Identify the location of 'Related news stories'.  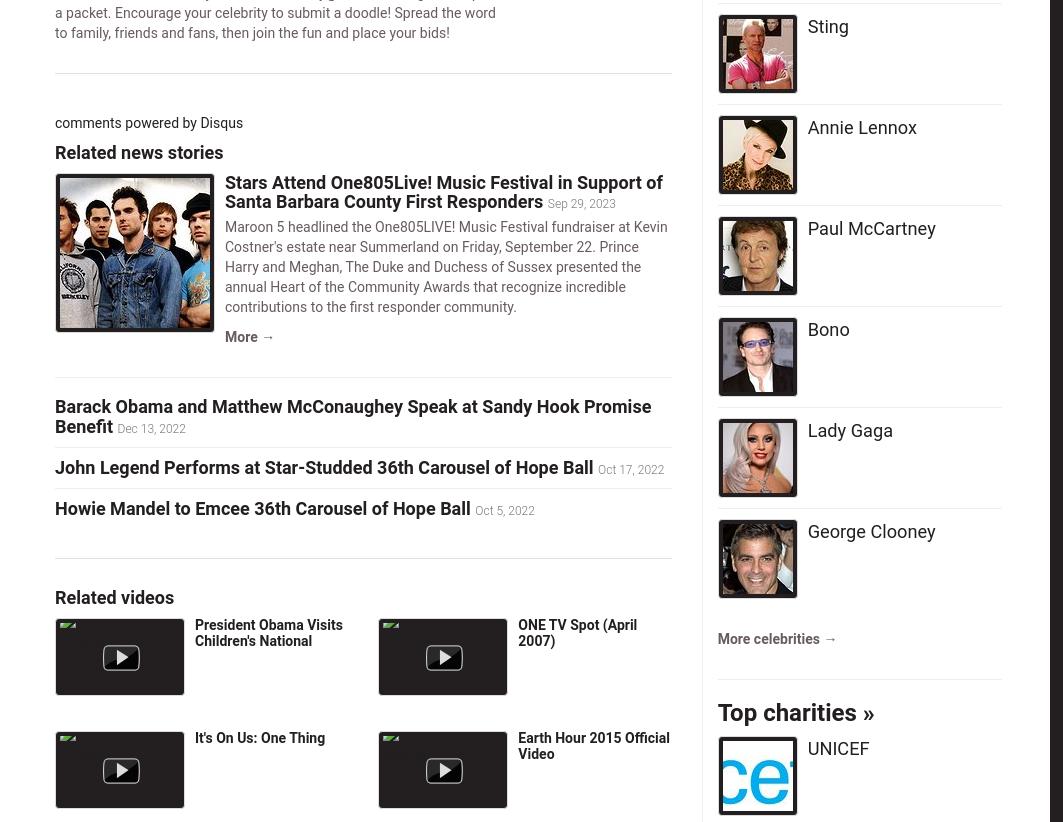
(139, 151).